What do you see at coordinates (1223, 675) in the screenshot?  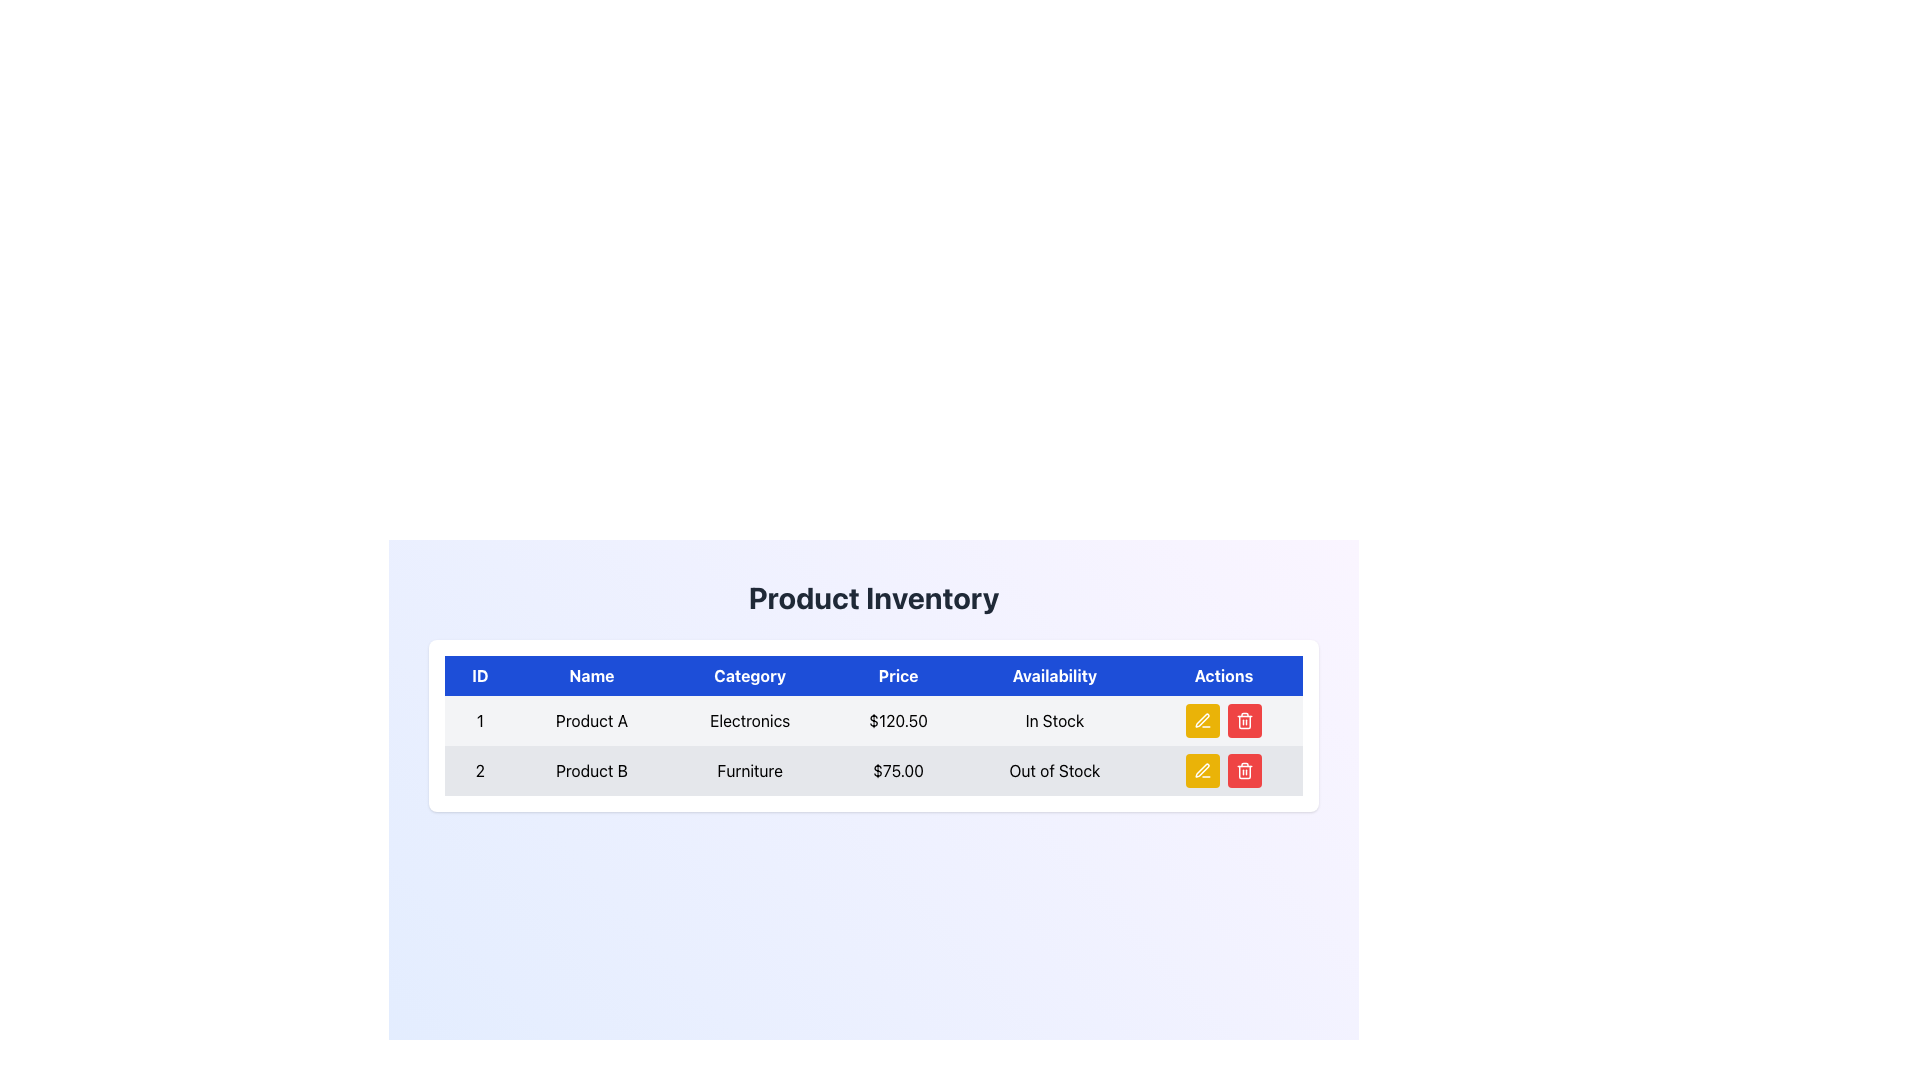 I see `the Text Label located in the far-right column of the table header that labels the column containing actionable items or controls for each row` at bounding box center [1223, 675].